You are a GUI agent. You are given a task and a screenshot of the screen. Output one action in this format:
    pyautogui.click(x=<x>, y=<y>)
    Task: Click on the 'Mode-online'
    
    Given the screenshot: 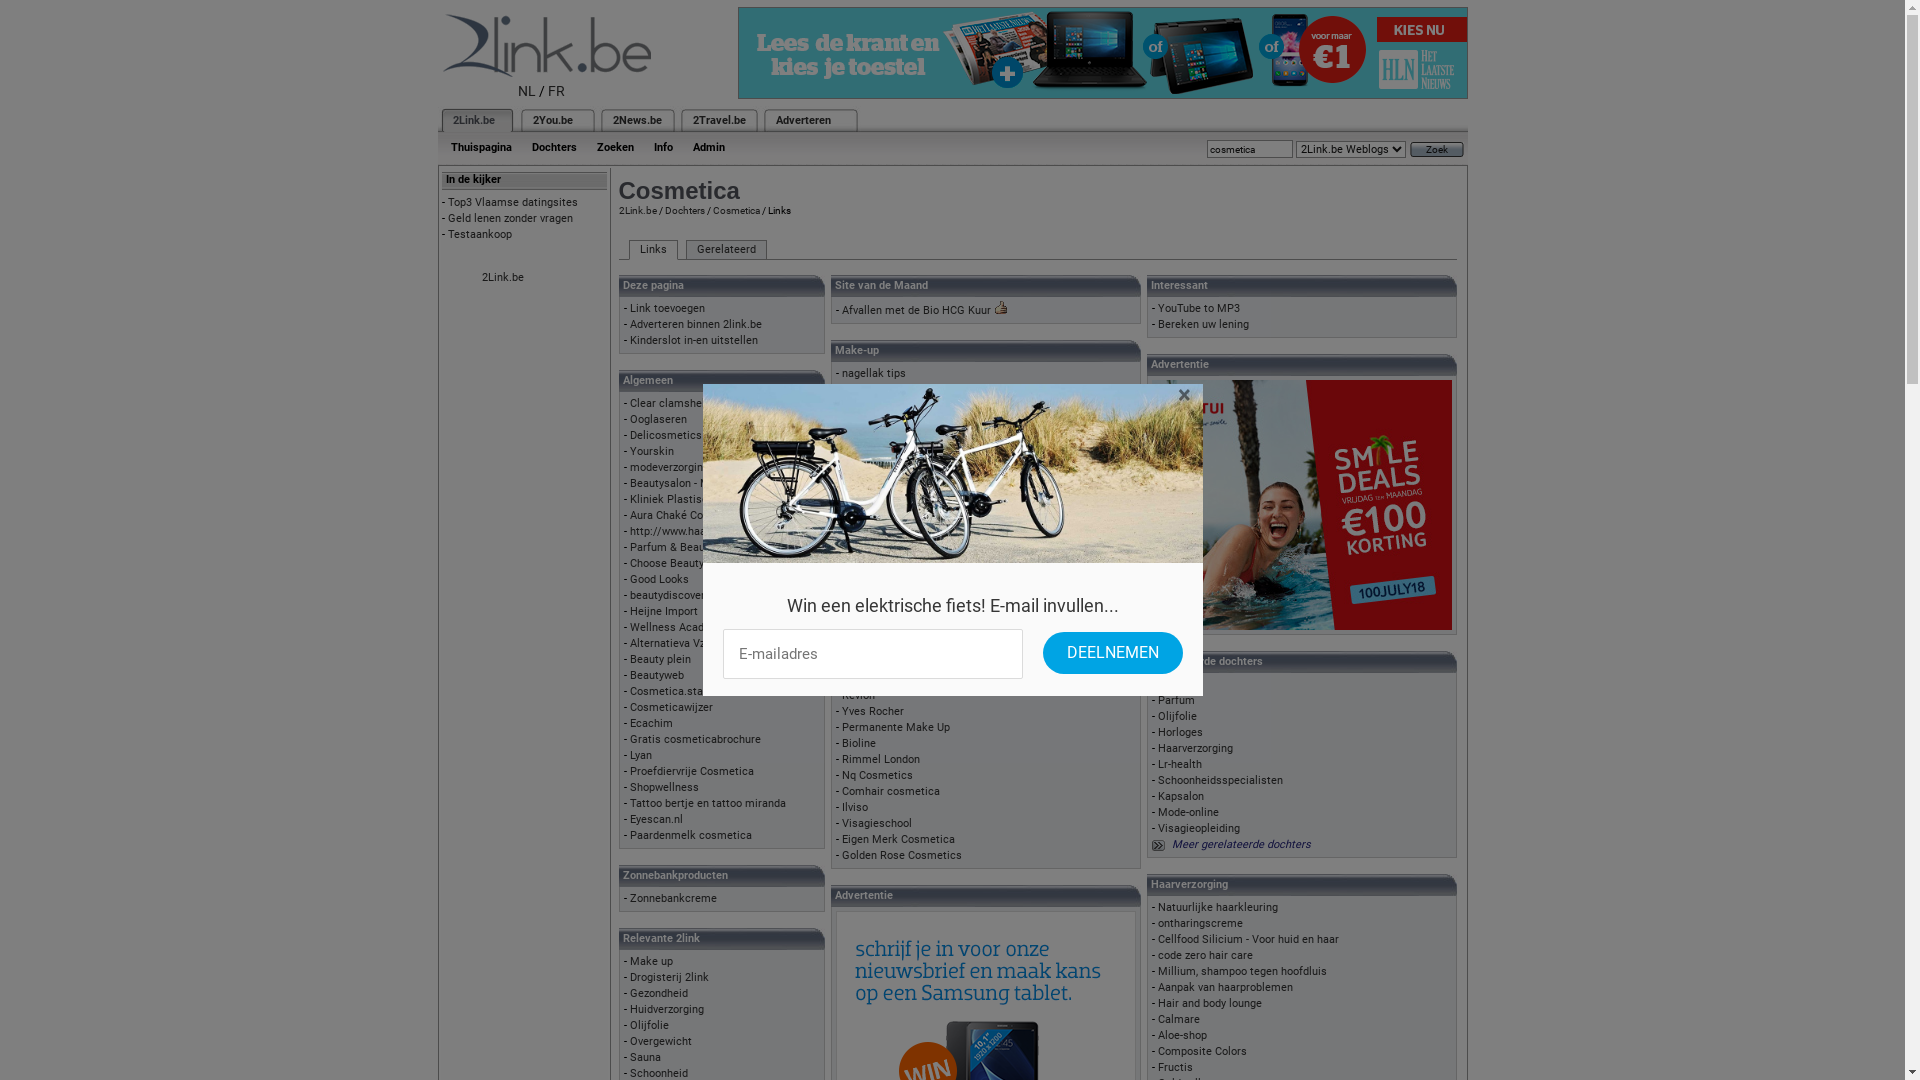 What is the action you would take?
    pyautogui.click(x=1188, y=812)
    